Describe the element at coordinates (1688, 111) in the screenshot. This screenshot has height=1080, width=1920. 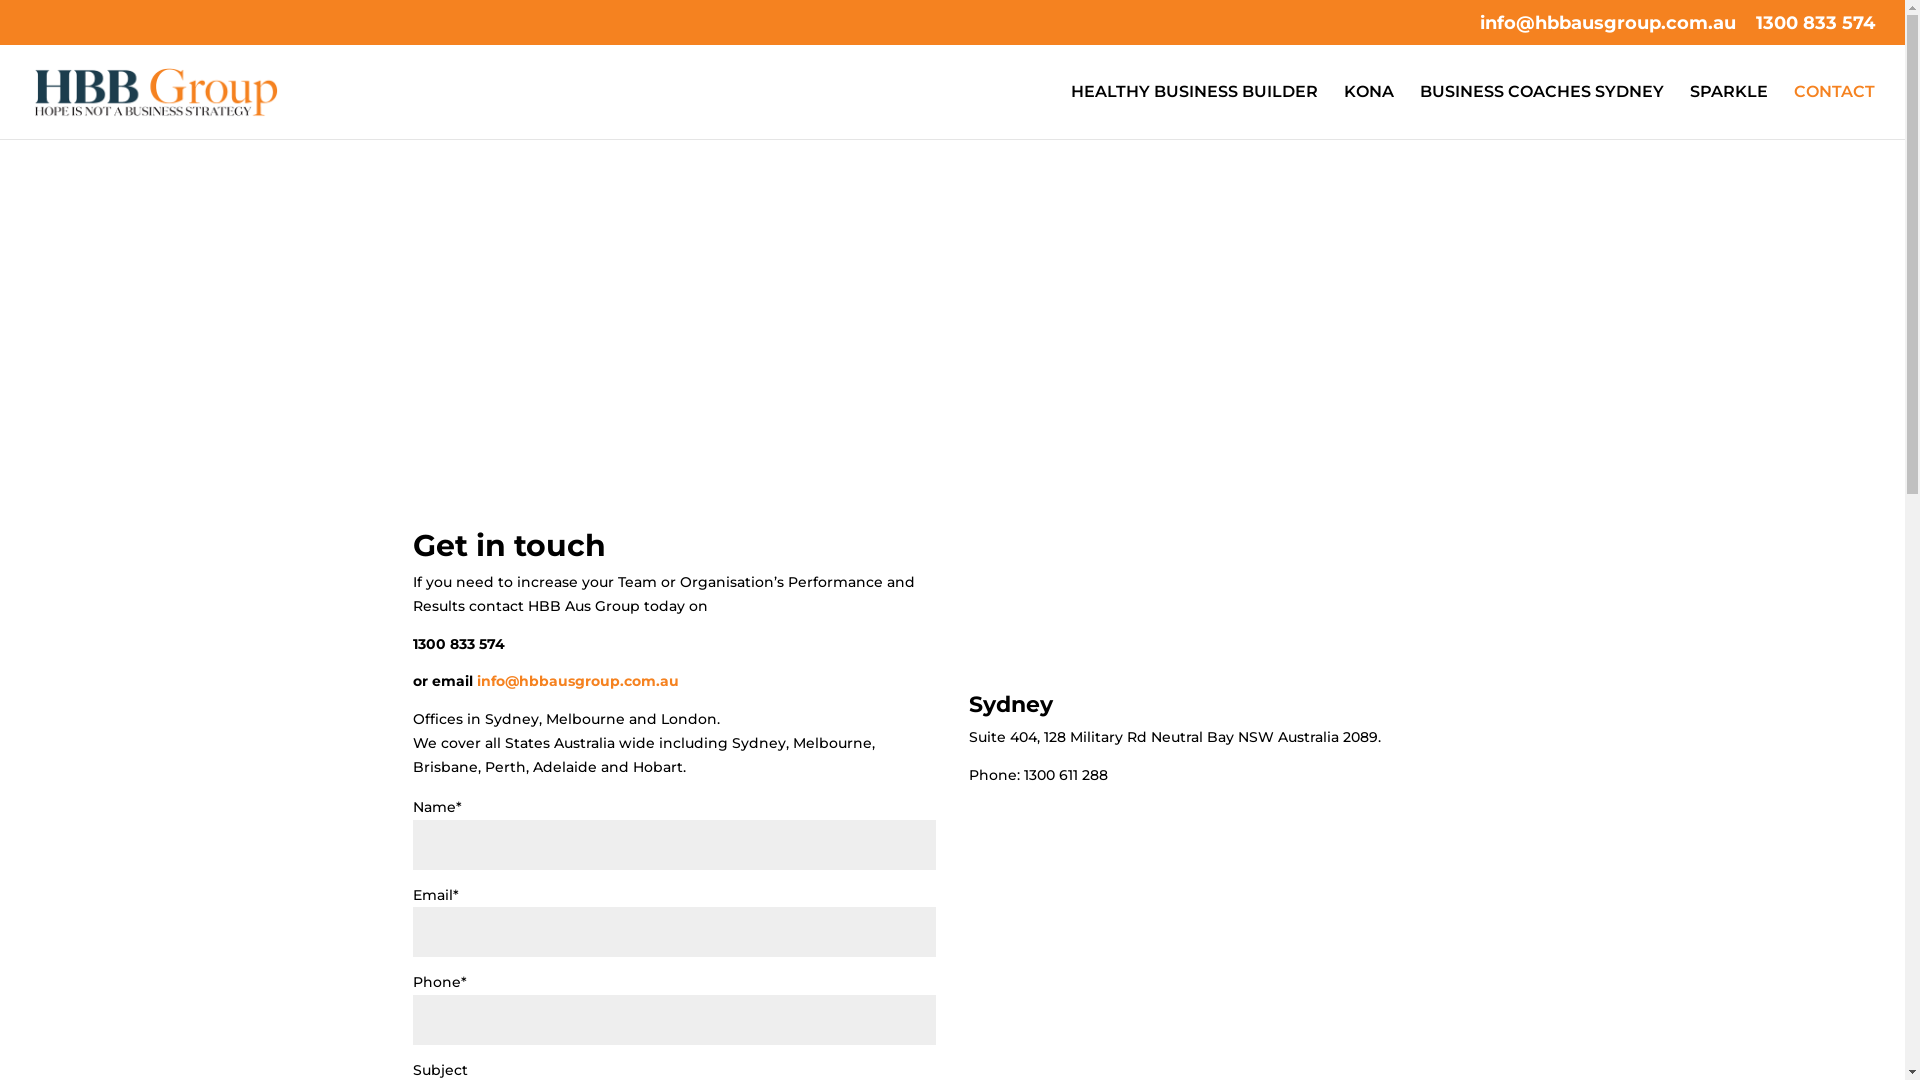
I see `'SPARKLE'` at that location.